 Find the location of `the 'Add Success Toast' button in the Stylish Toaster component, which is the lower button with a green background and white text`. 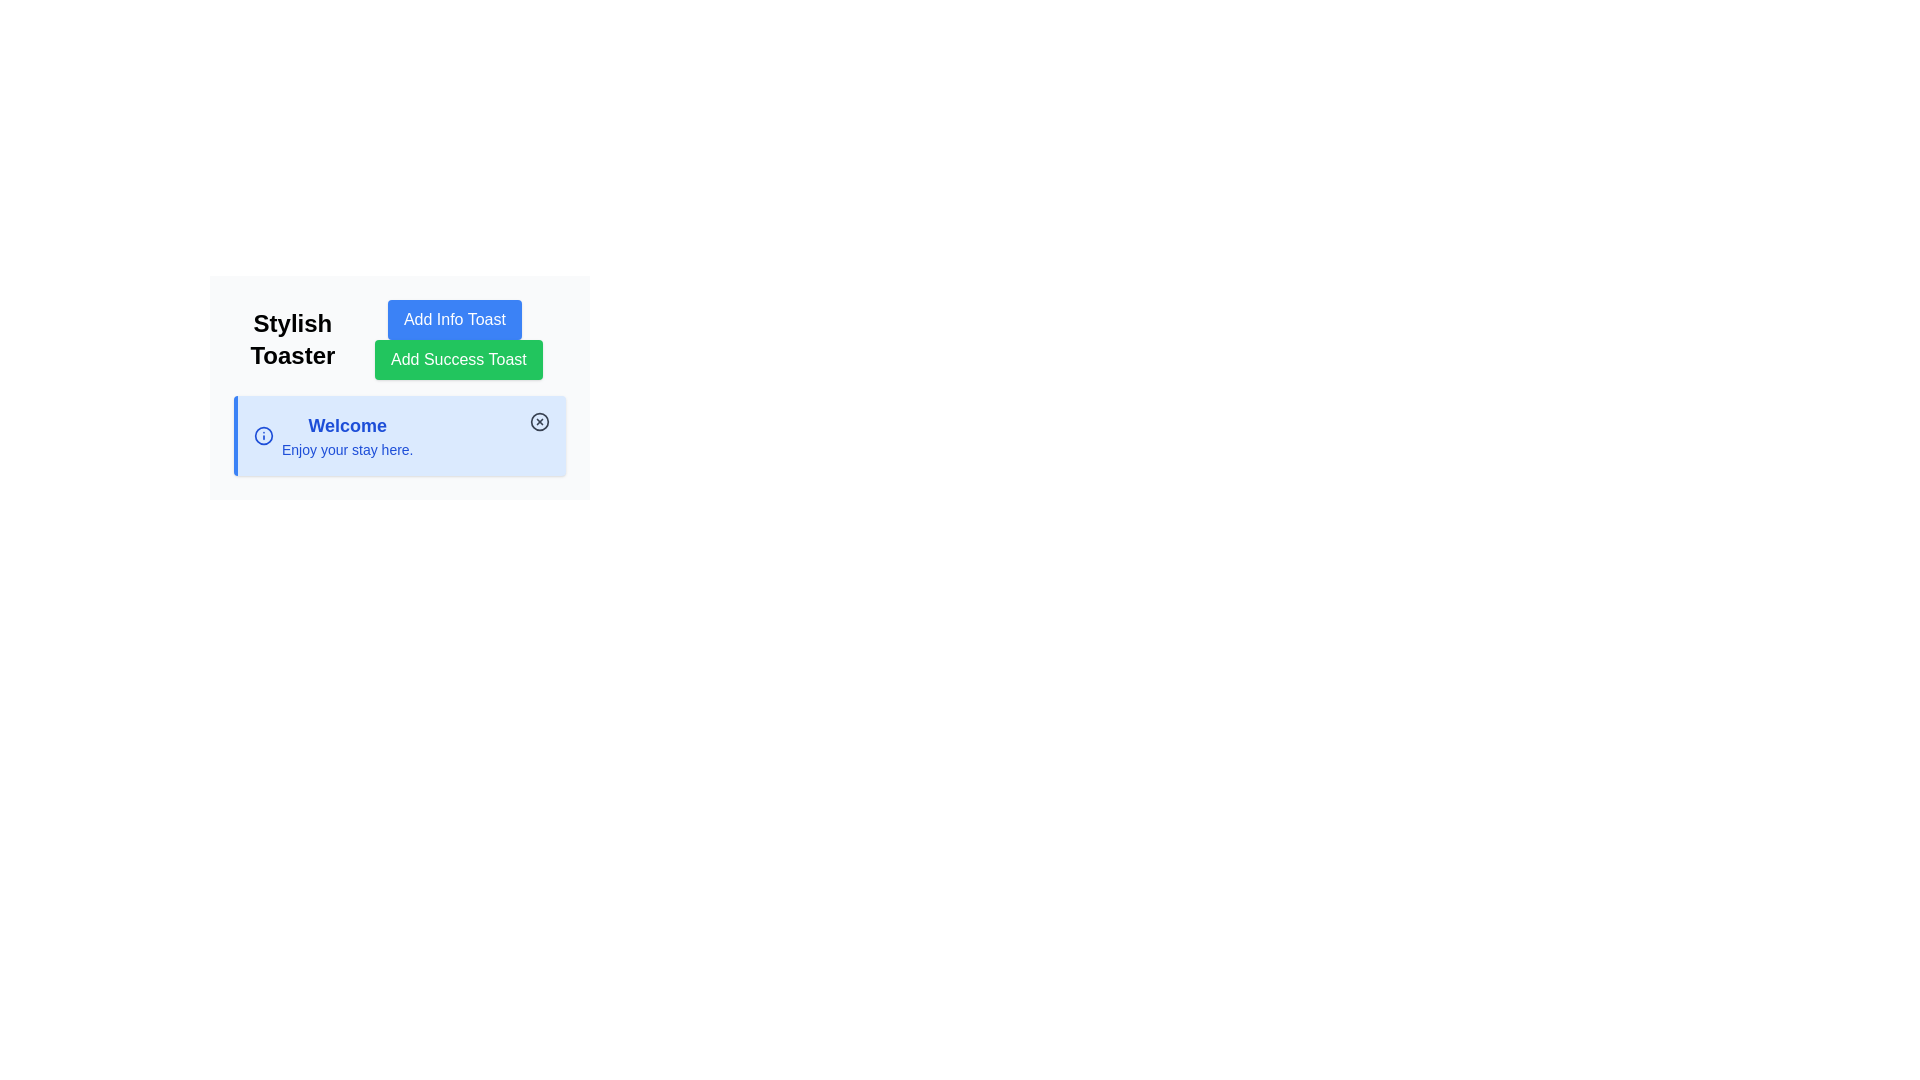

the 'Add Success Toast' button in the Stylish Toaster component, which is the lower button with a green background and white text is located at coordinates (457, 338).